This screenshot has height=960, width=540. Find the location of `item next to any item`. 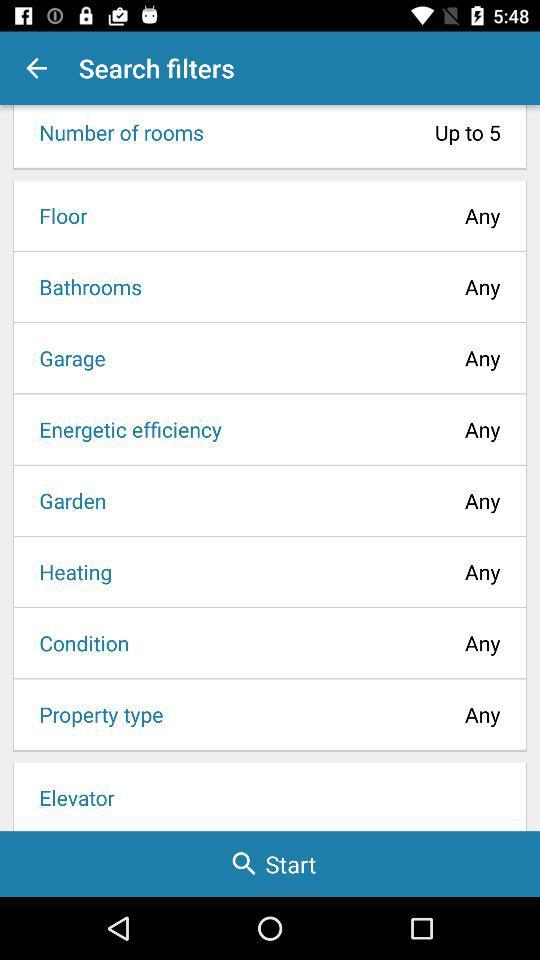

item next to any item is located at coordinates (68, 571).